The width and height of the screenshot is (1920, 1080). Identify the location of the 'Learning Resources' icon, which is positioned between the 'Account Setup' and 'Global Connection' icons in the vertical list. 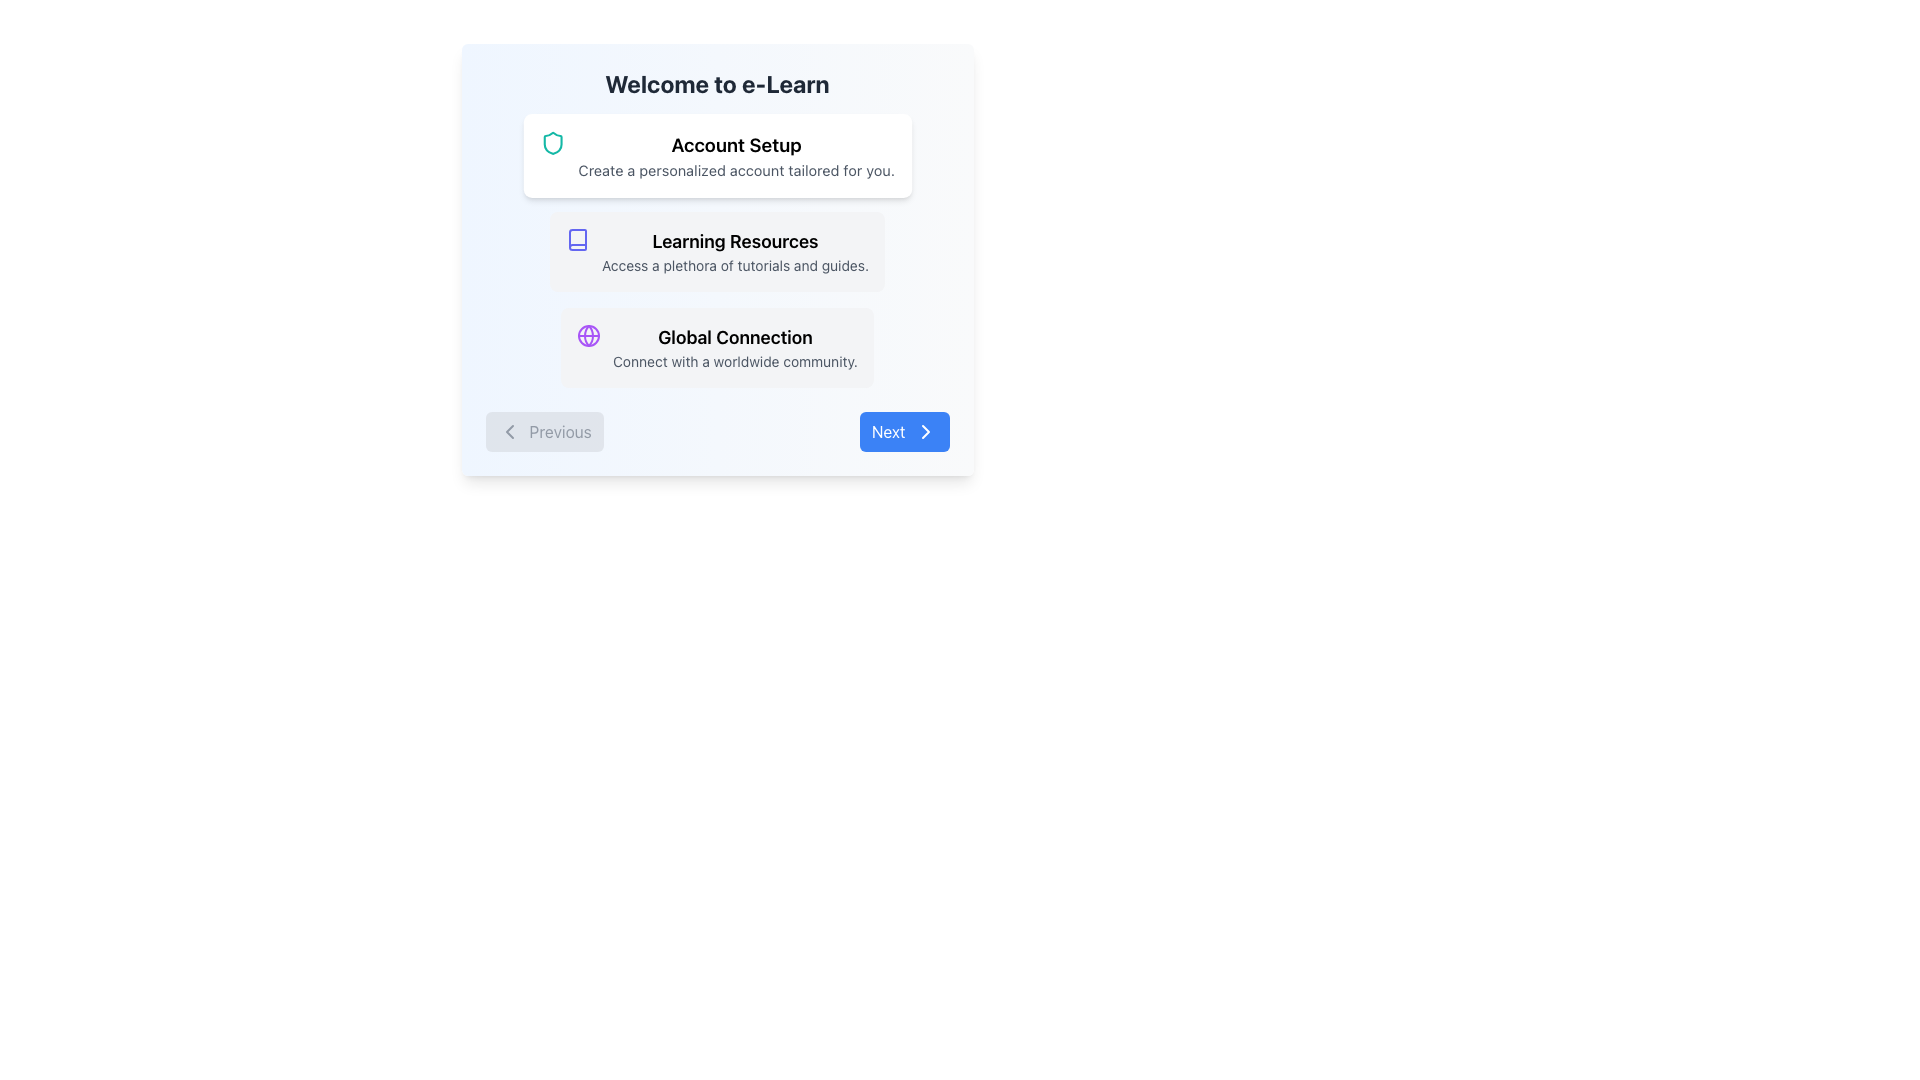
(577, 238).